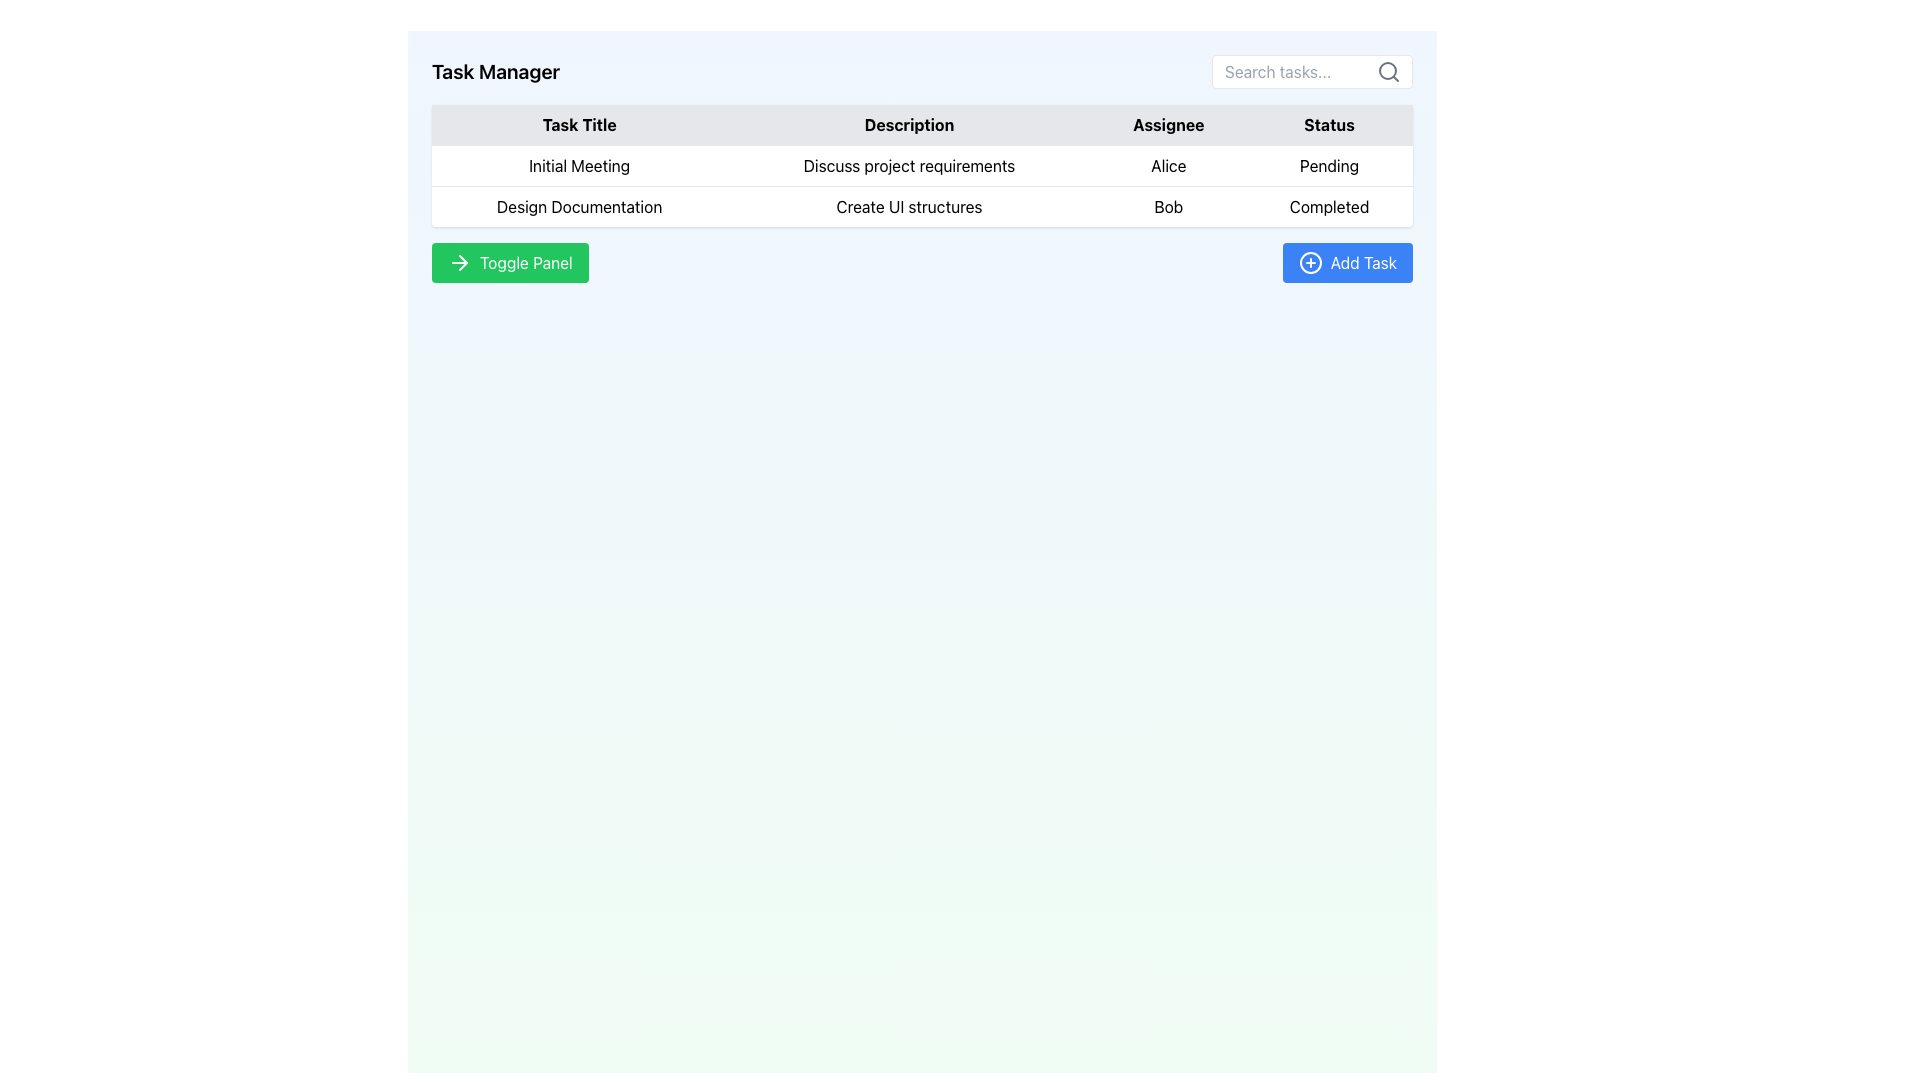  Describe the element at coordinates (1310, 261) in the screenshot. I see `the graphical icon resembling a hollow circle with a blue border and a plus sign at the center, which is positioned to the left of the 'Add Task' button label` at that location.